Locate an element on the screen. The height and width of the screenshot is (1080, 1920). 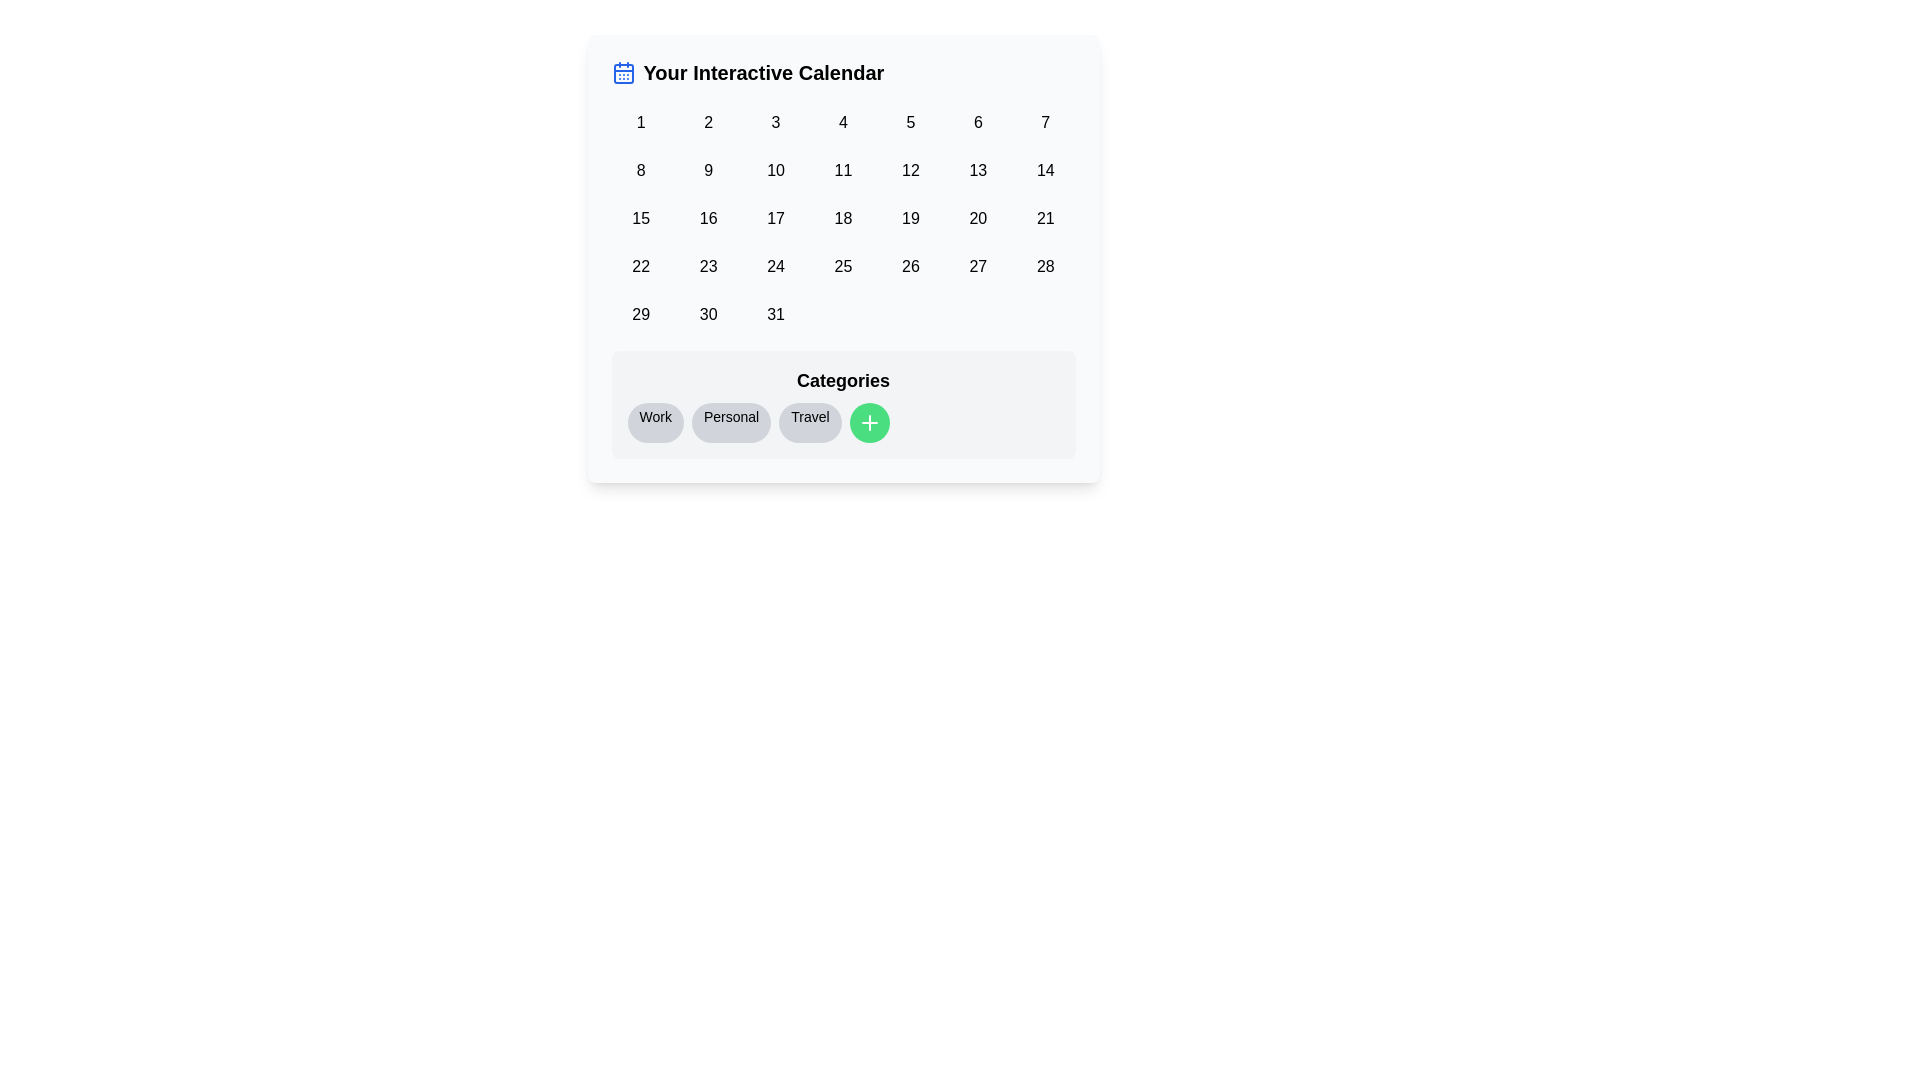
the rounded rectangular button labeled '2' is located at coordinates (708, 123).